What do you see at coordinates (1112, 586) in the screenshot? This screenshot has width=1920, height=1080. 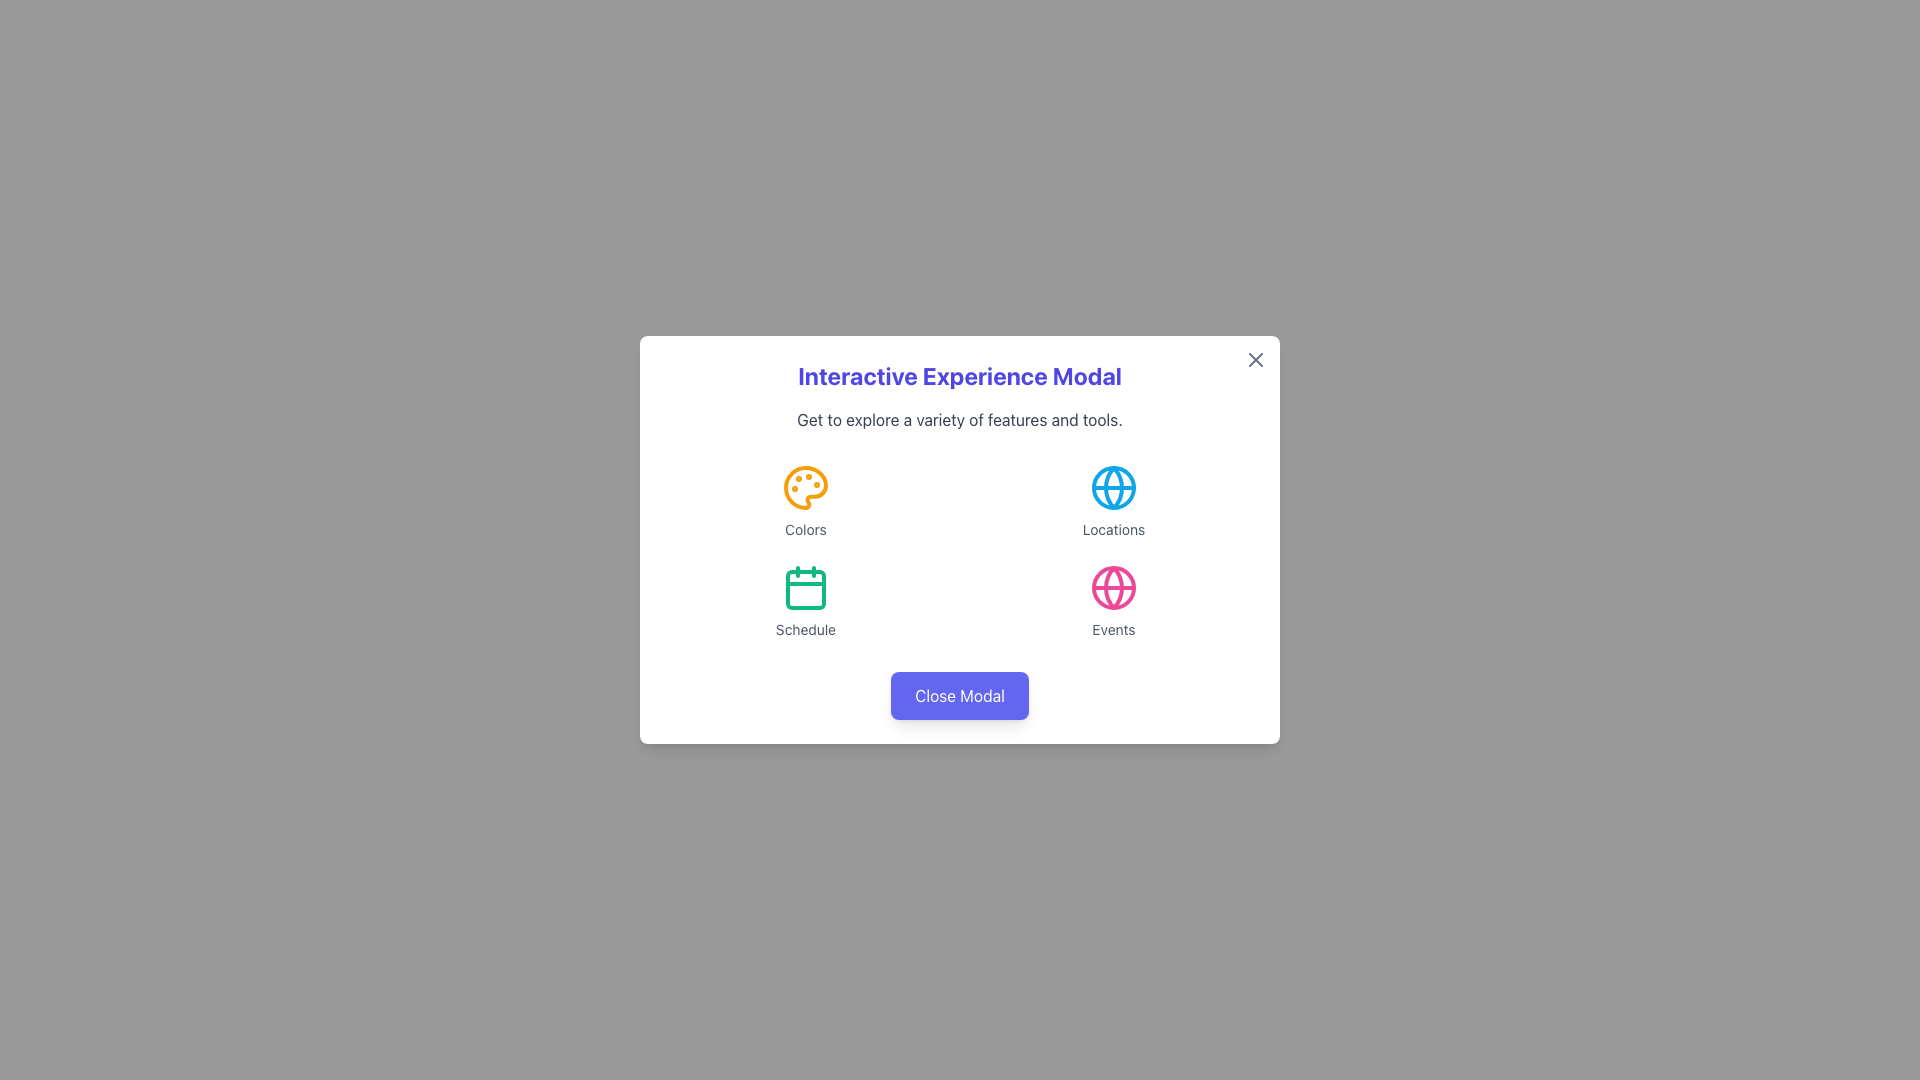 I see `the 'Events' SVG icon to access event-related features or information` at bounding box center [1112, 586].